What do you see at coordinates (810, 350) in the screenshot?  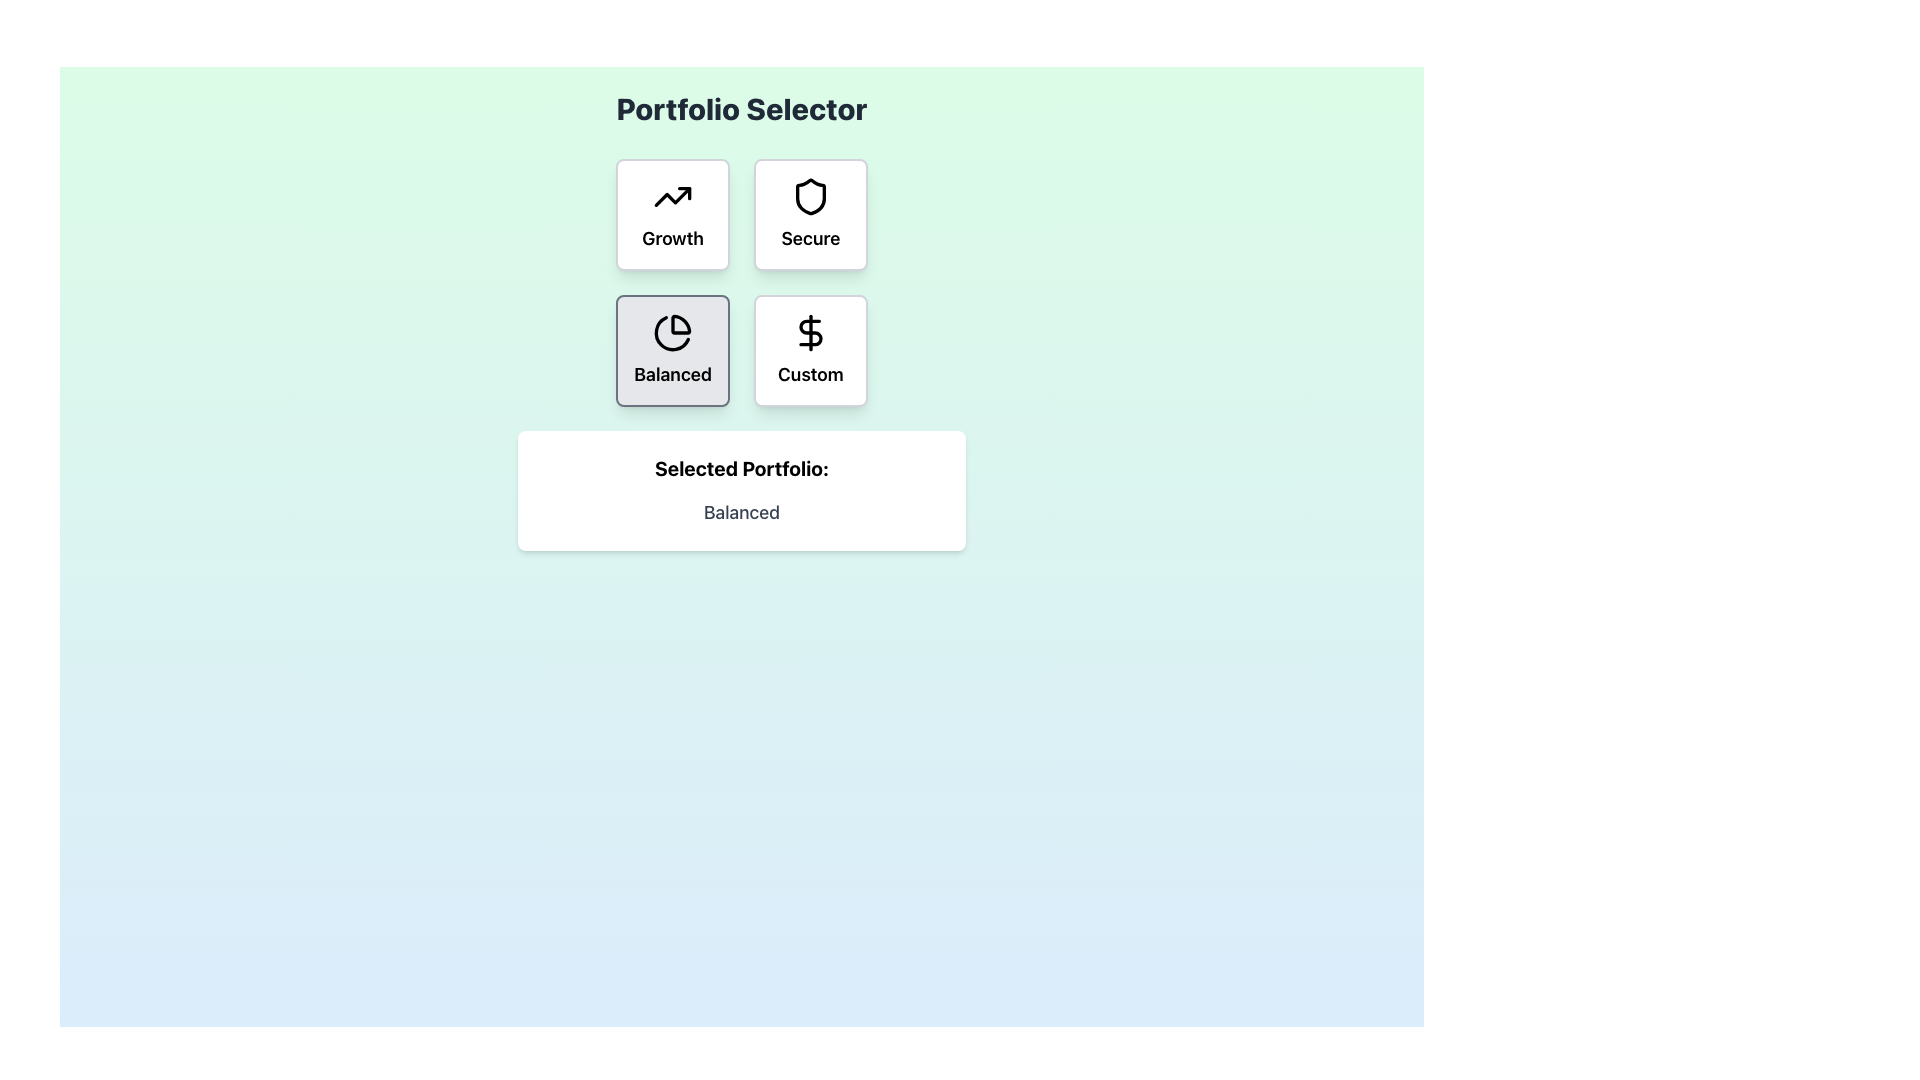 I see `the white rectangular button with rounded corners labeled 'Custom' in the bottom-right corner of the 2x2 grid under 'Portfolio Selector'` at bounding box center [810, 350].